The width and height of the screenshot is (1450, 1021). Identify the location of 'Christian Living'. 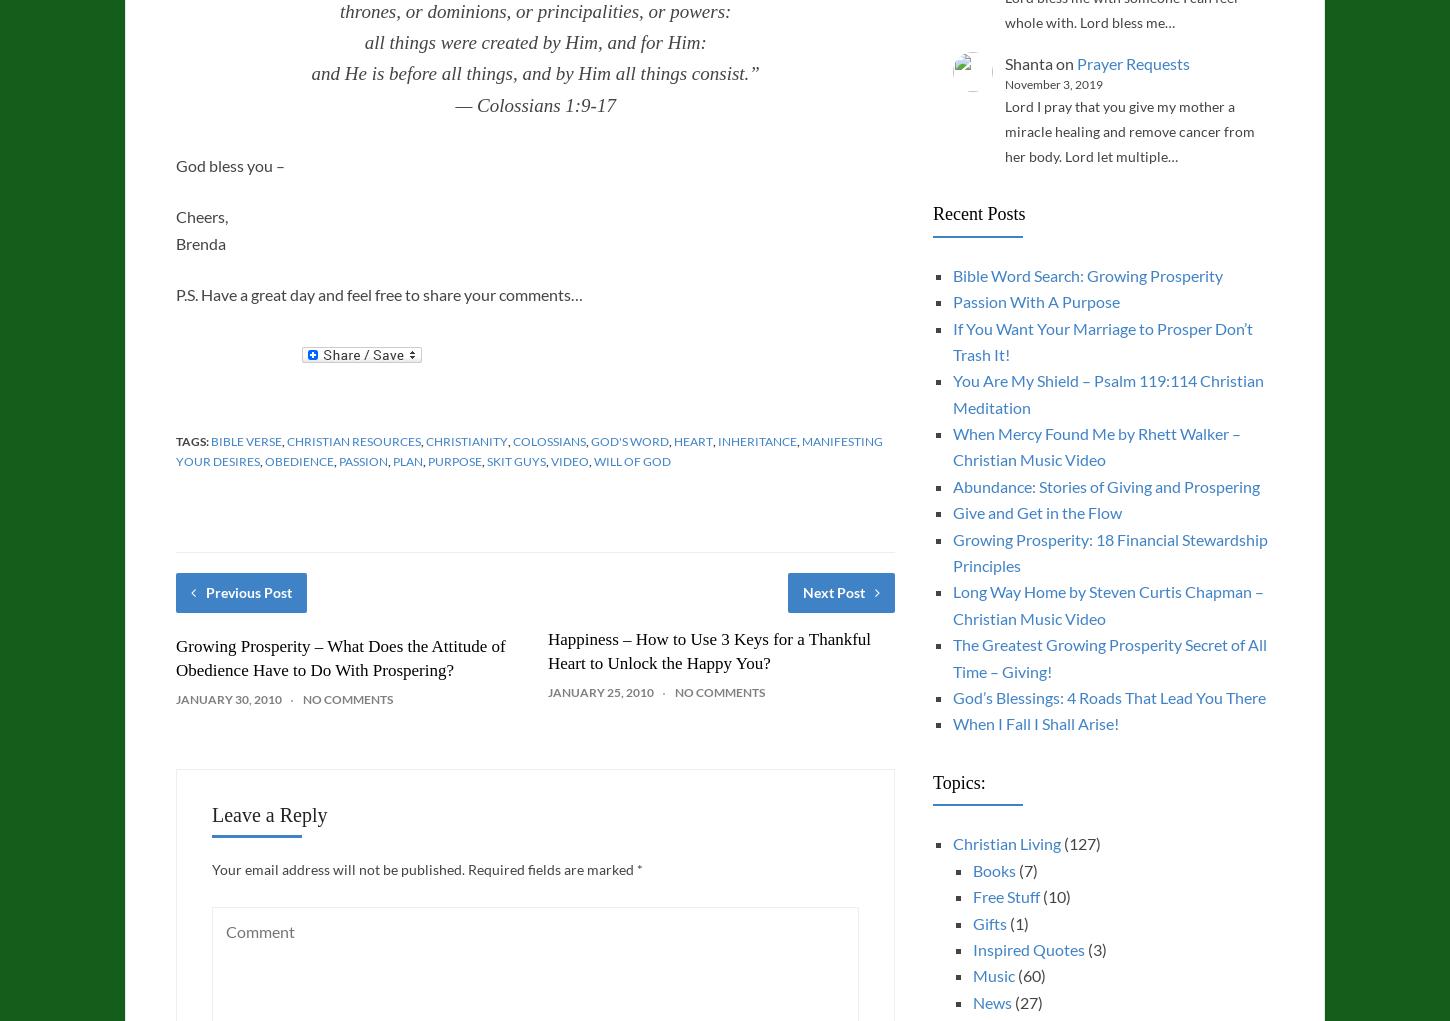
(951, 843).